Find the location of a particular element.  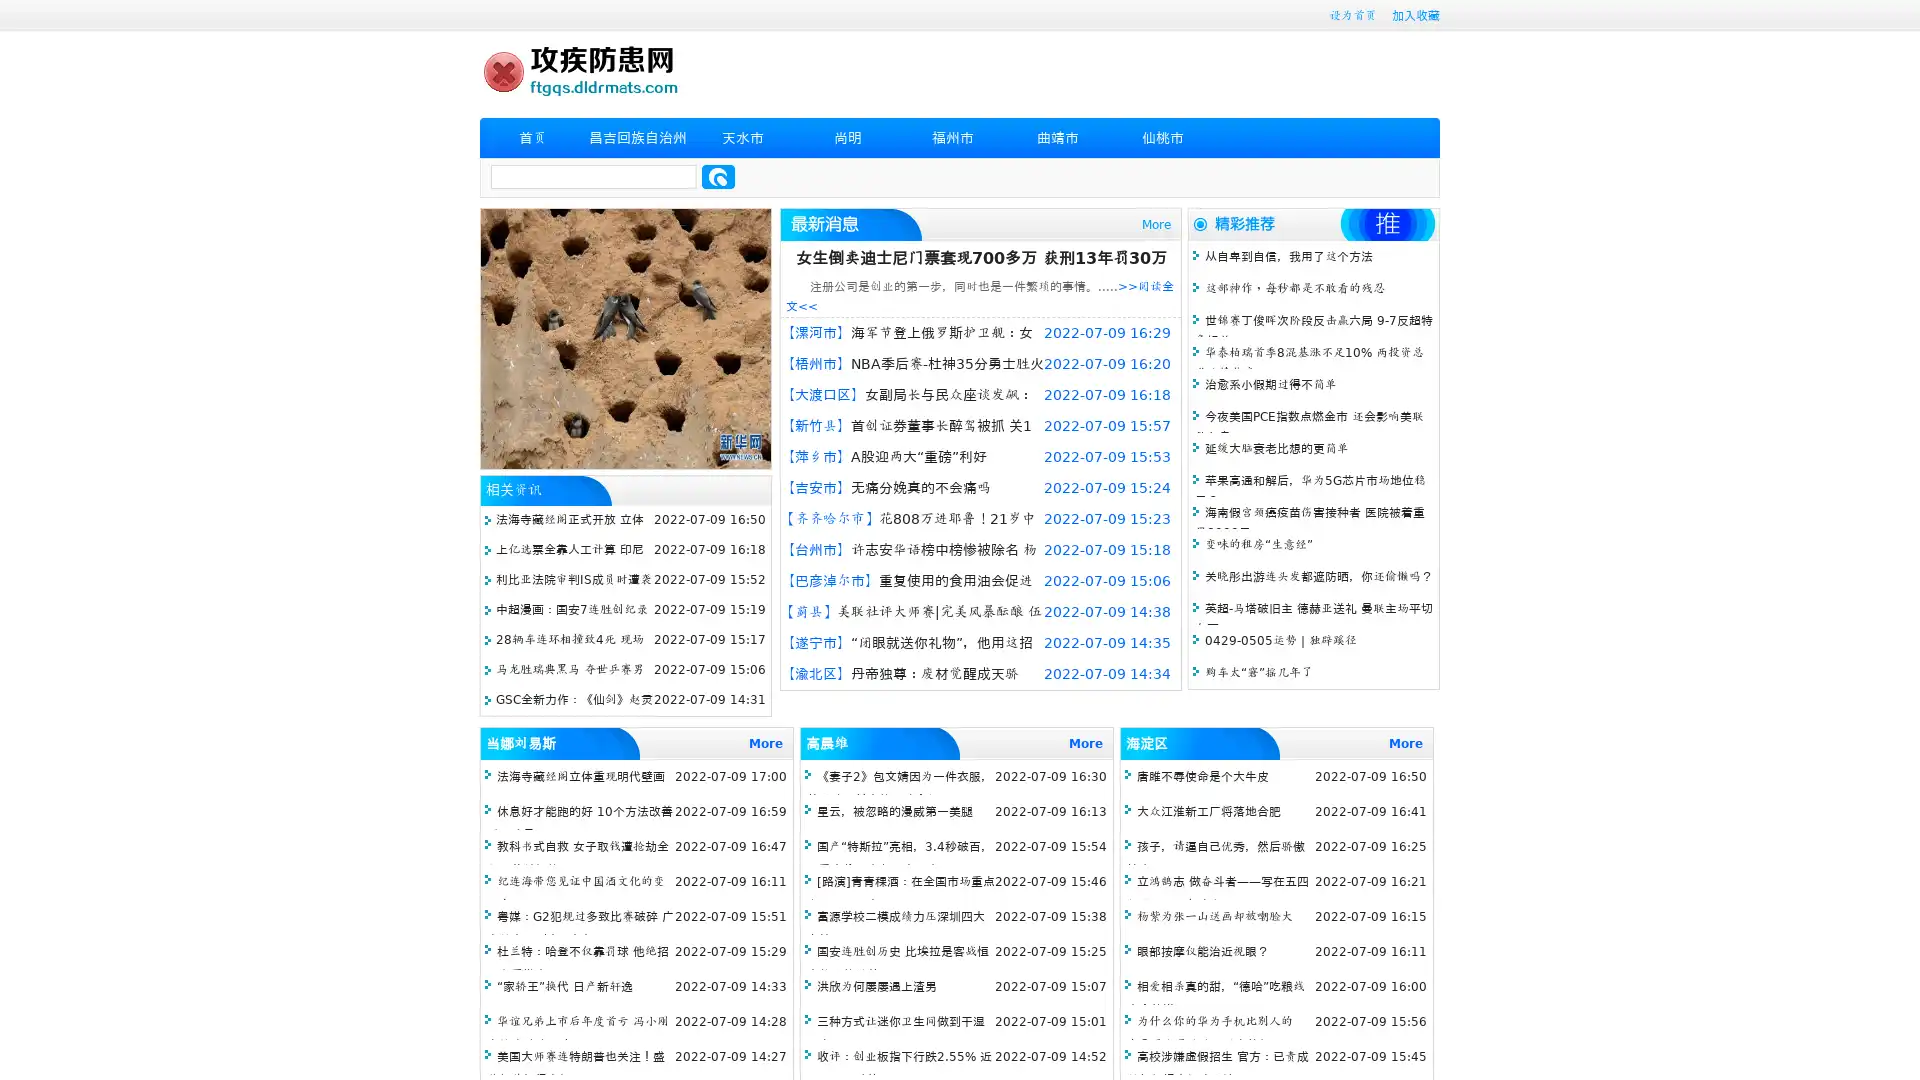

Search is located at coordinates (718, 176).